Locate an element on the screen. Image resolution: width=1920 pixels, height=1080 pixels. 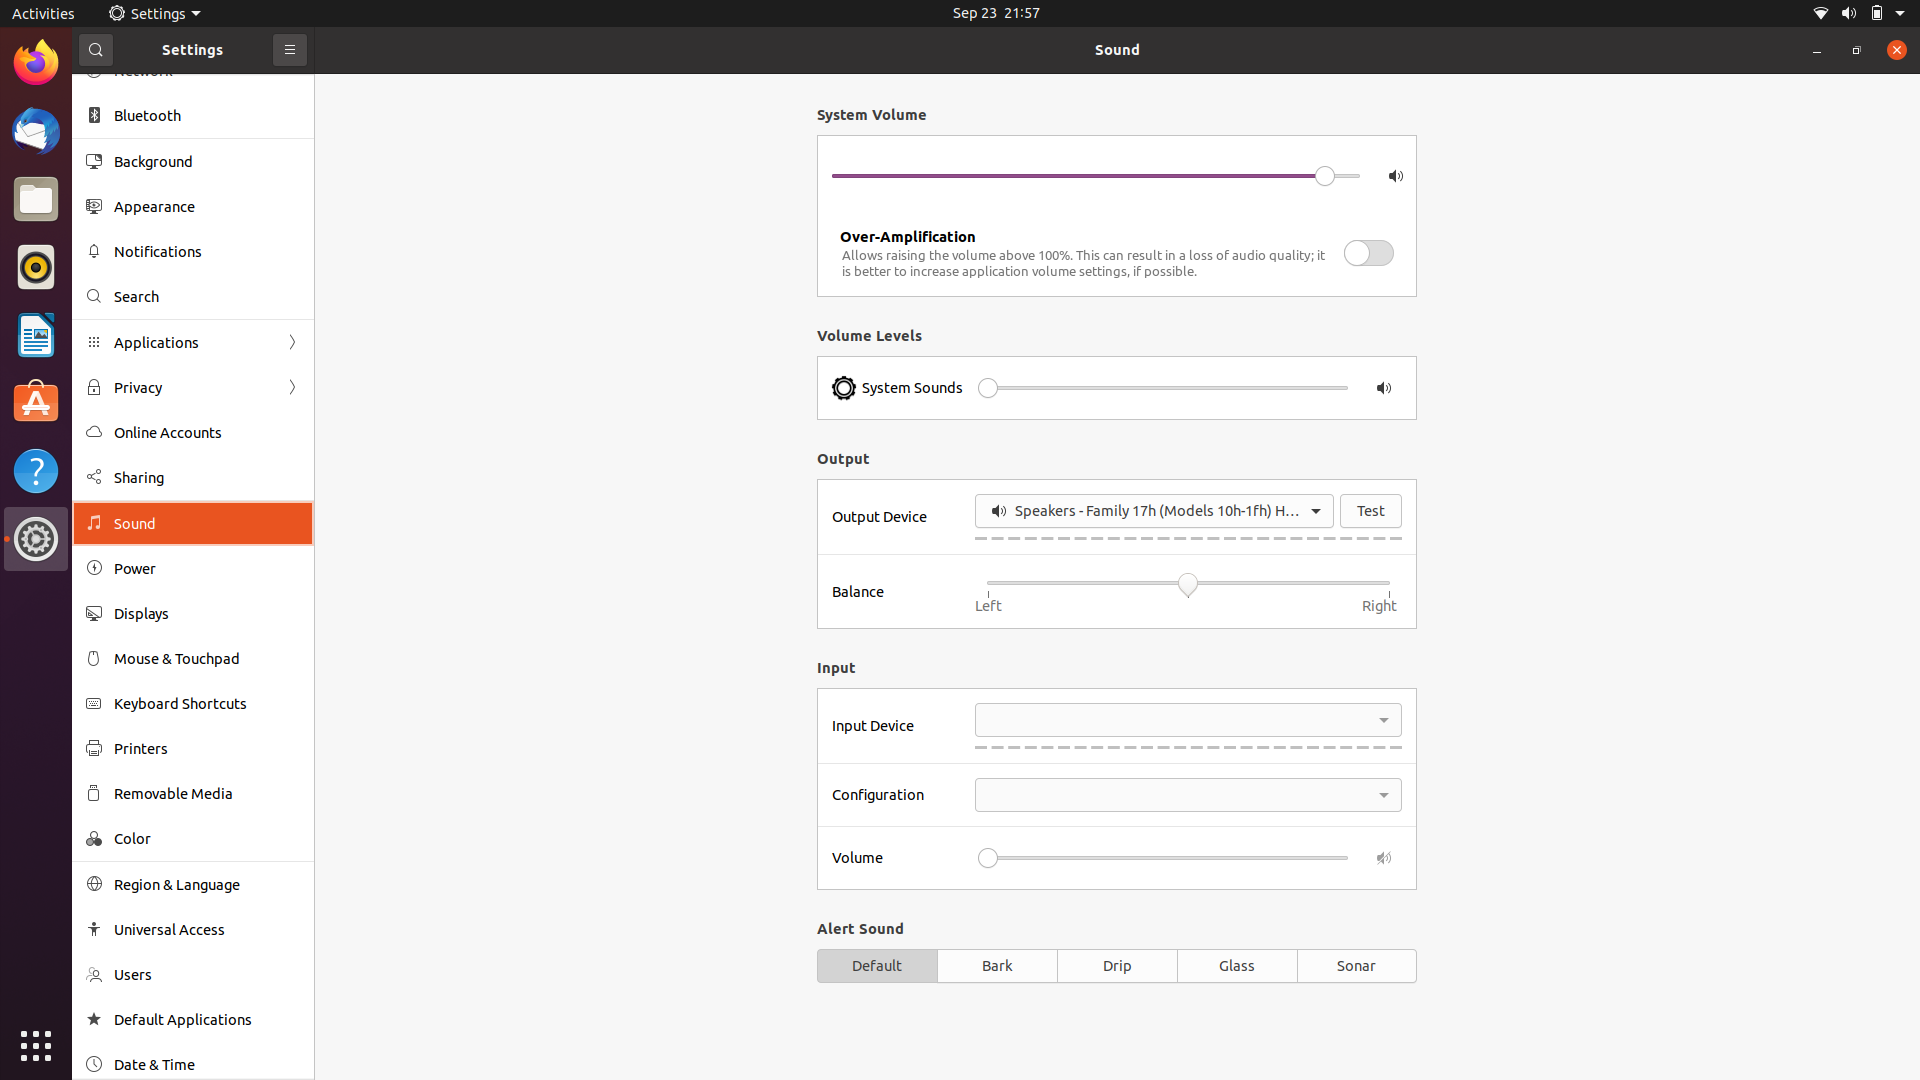
Update language and regional settings is located at coordinates (192, 883).